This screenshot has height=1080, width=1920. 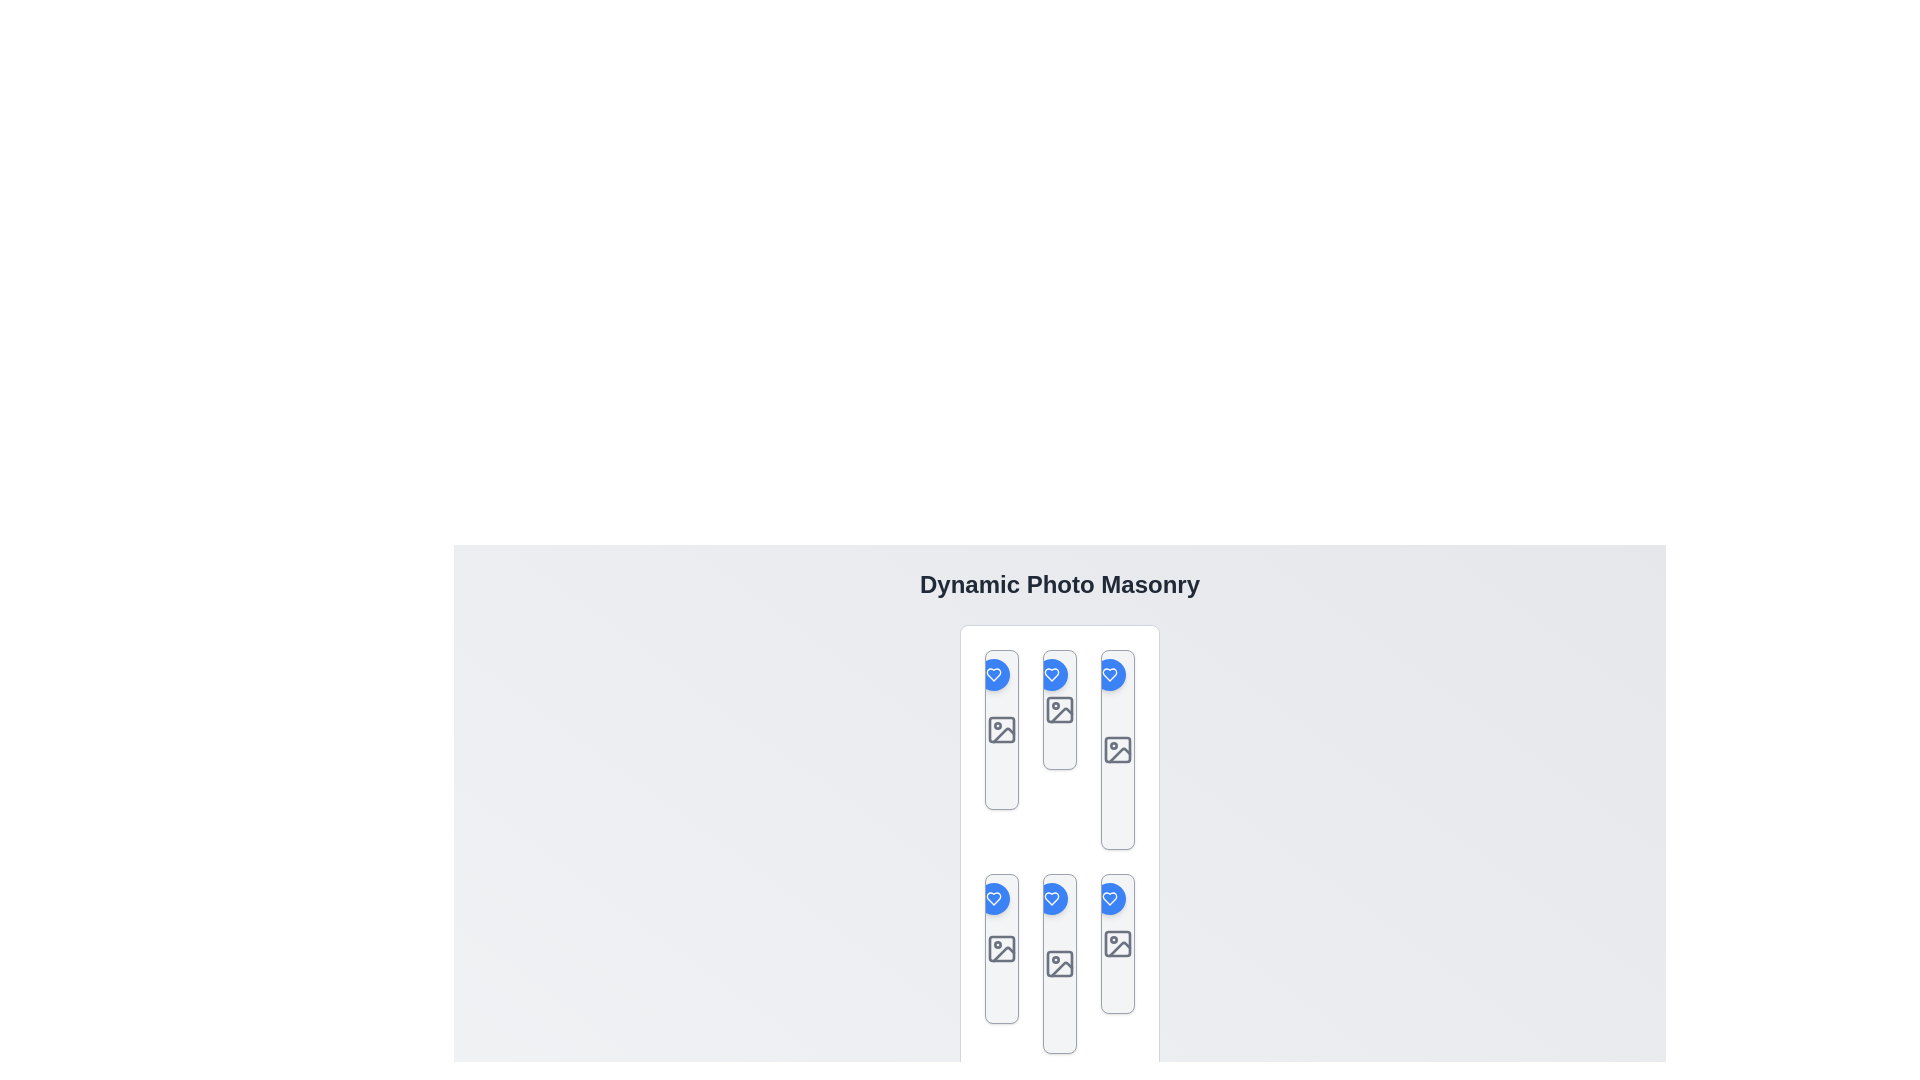 I want to click on the heart icon located at the top-right corner of the individual card in the Dynamic Photo Masonry layout, so click(x=1108, y=897).